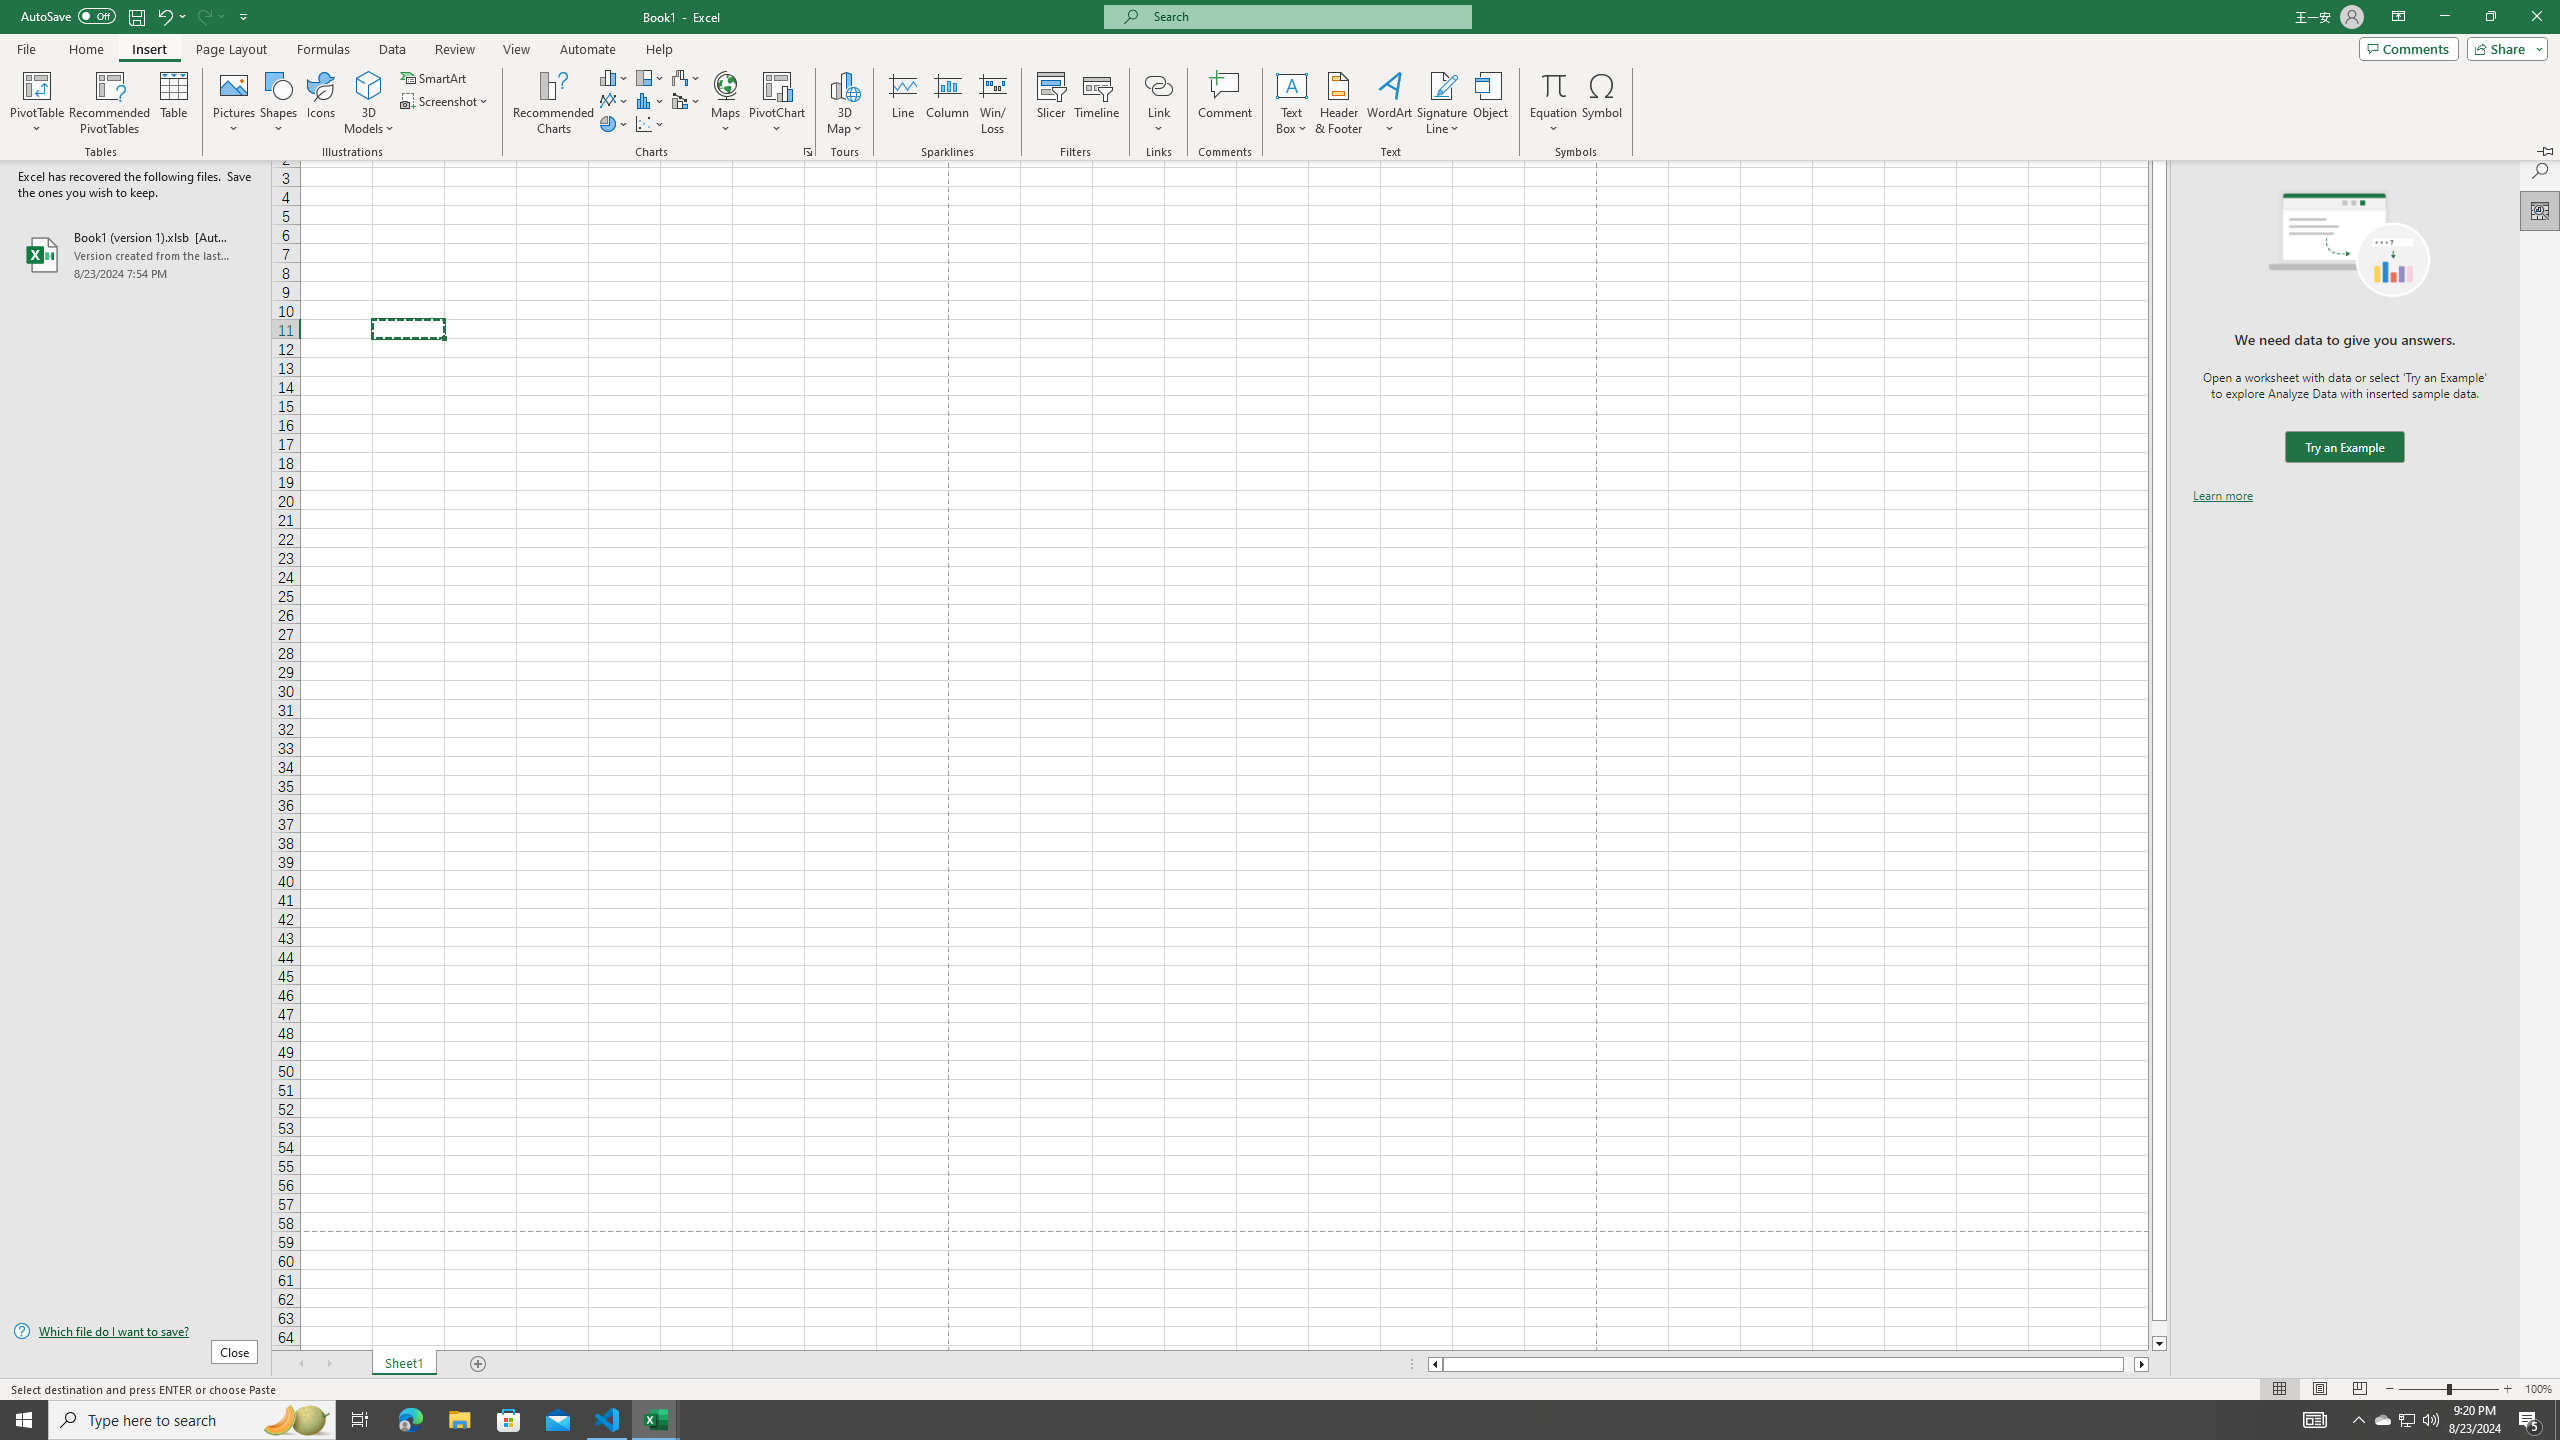 This screenshot has height=1440, width=2560. I want to click on 'Q2790: 100%', so click(2429, 1418).